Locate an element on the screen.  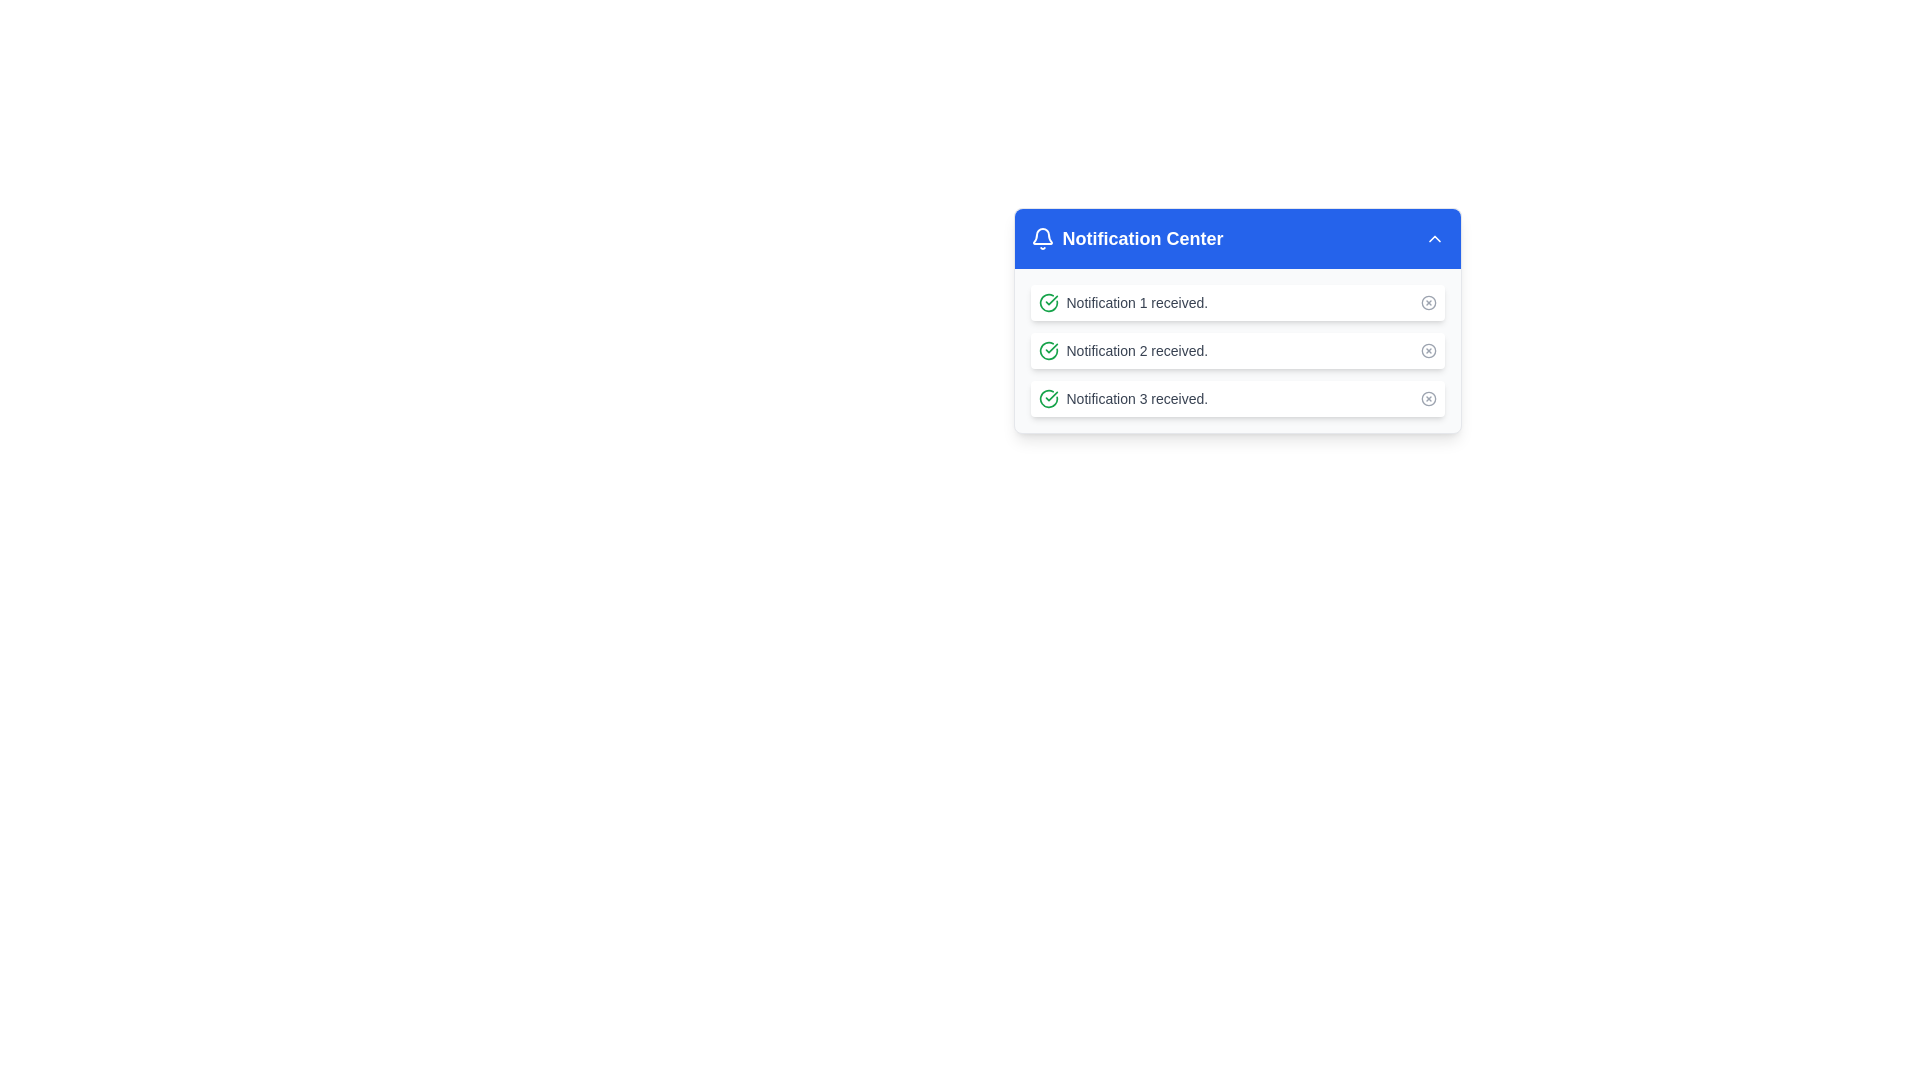
the notification icon resembling a bell, which is styled in white against a blue background, located at the far left side of the 'Notification Center' header is located at coordinates (1041, 238).